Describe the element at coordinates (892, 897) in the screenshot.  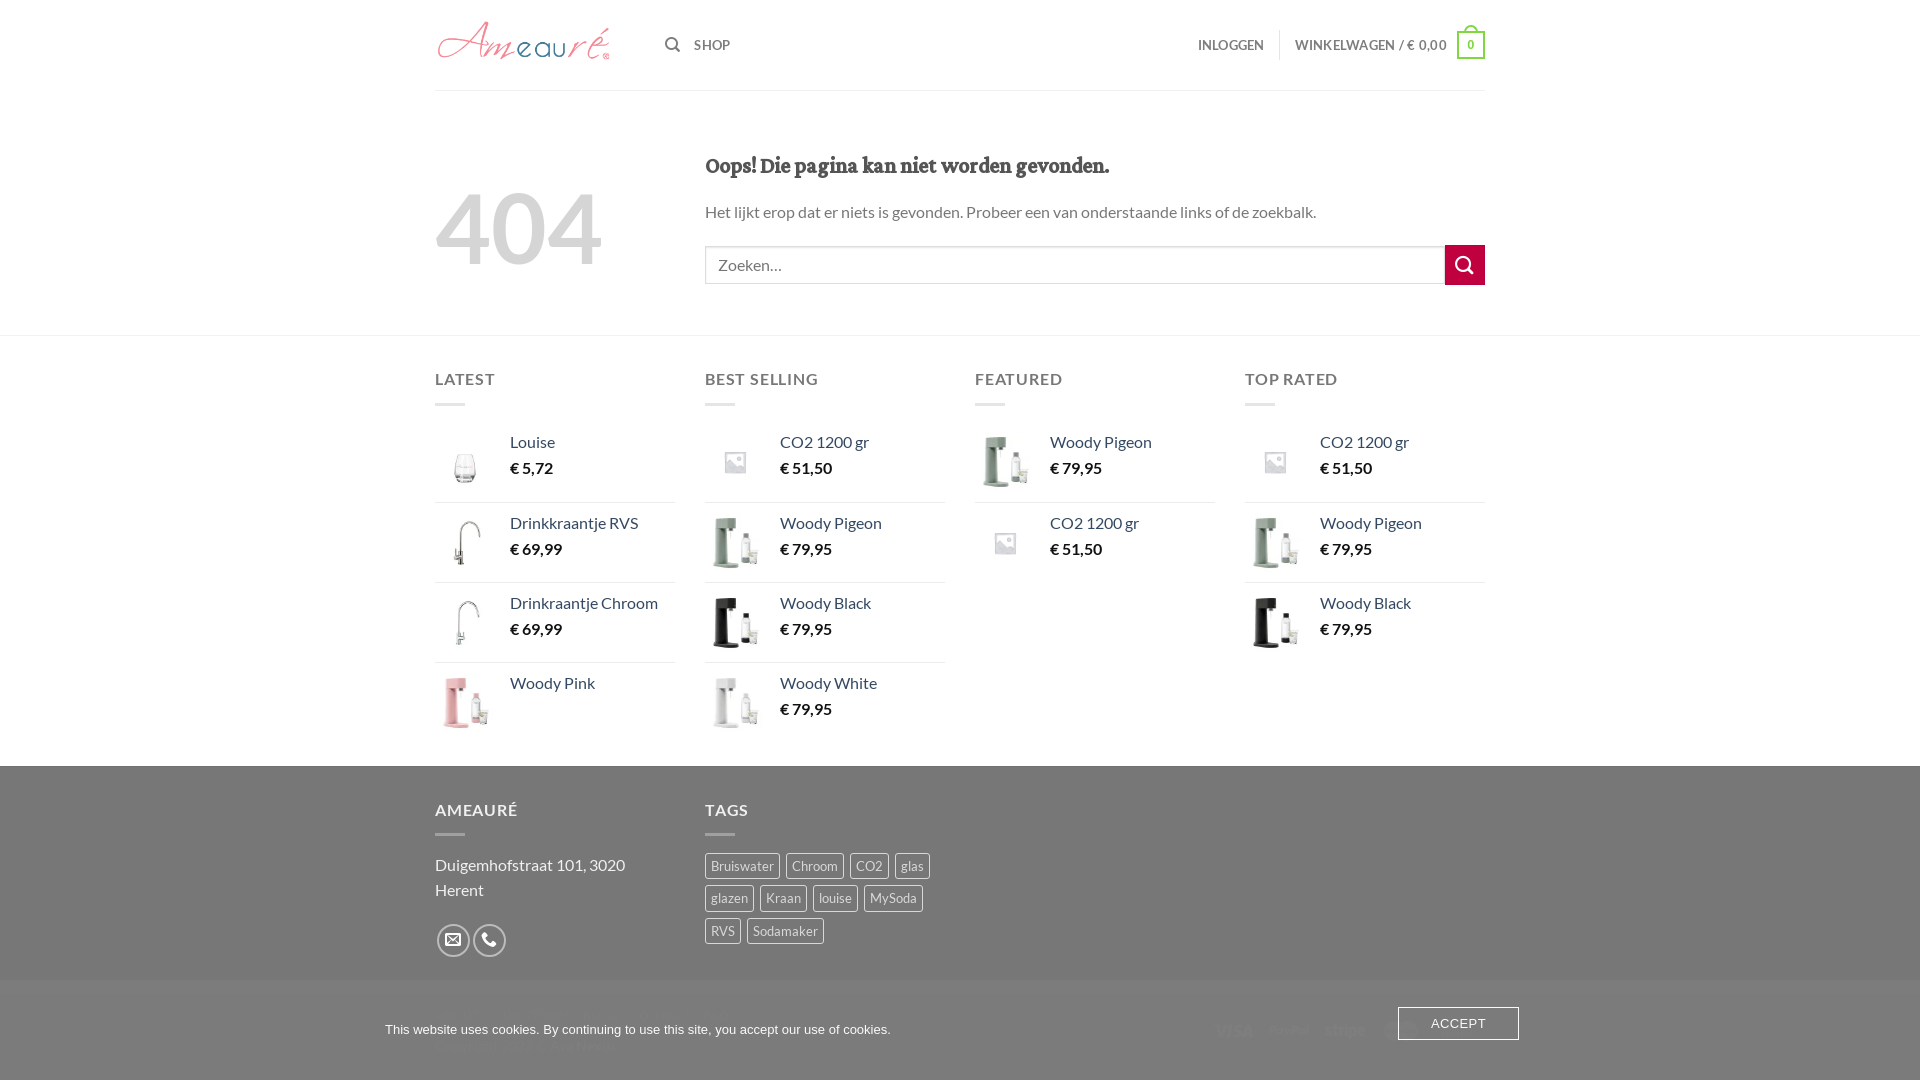
I see `'MySoda'` at that location.